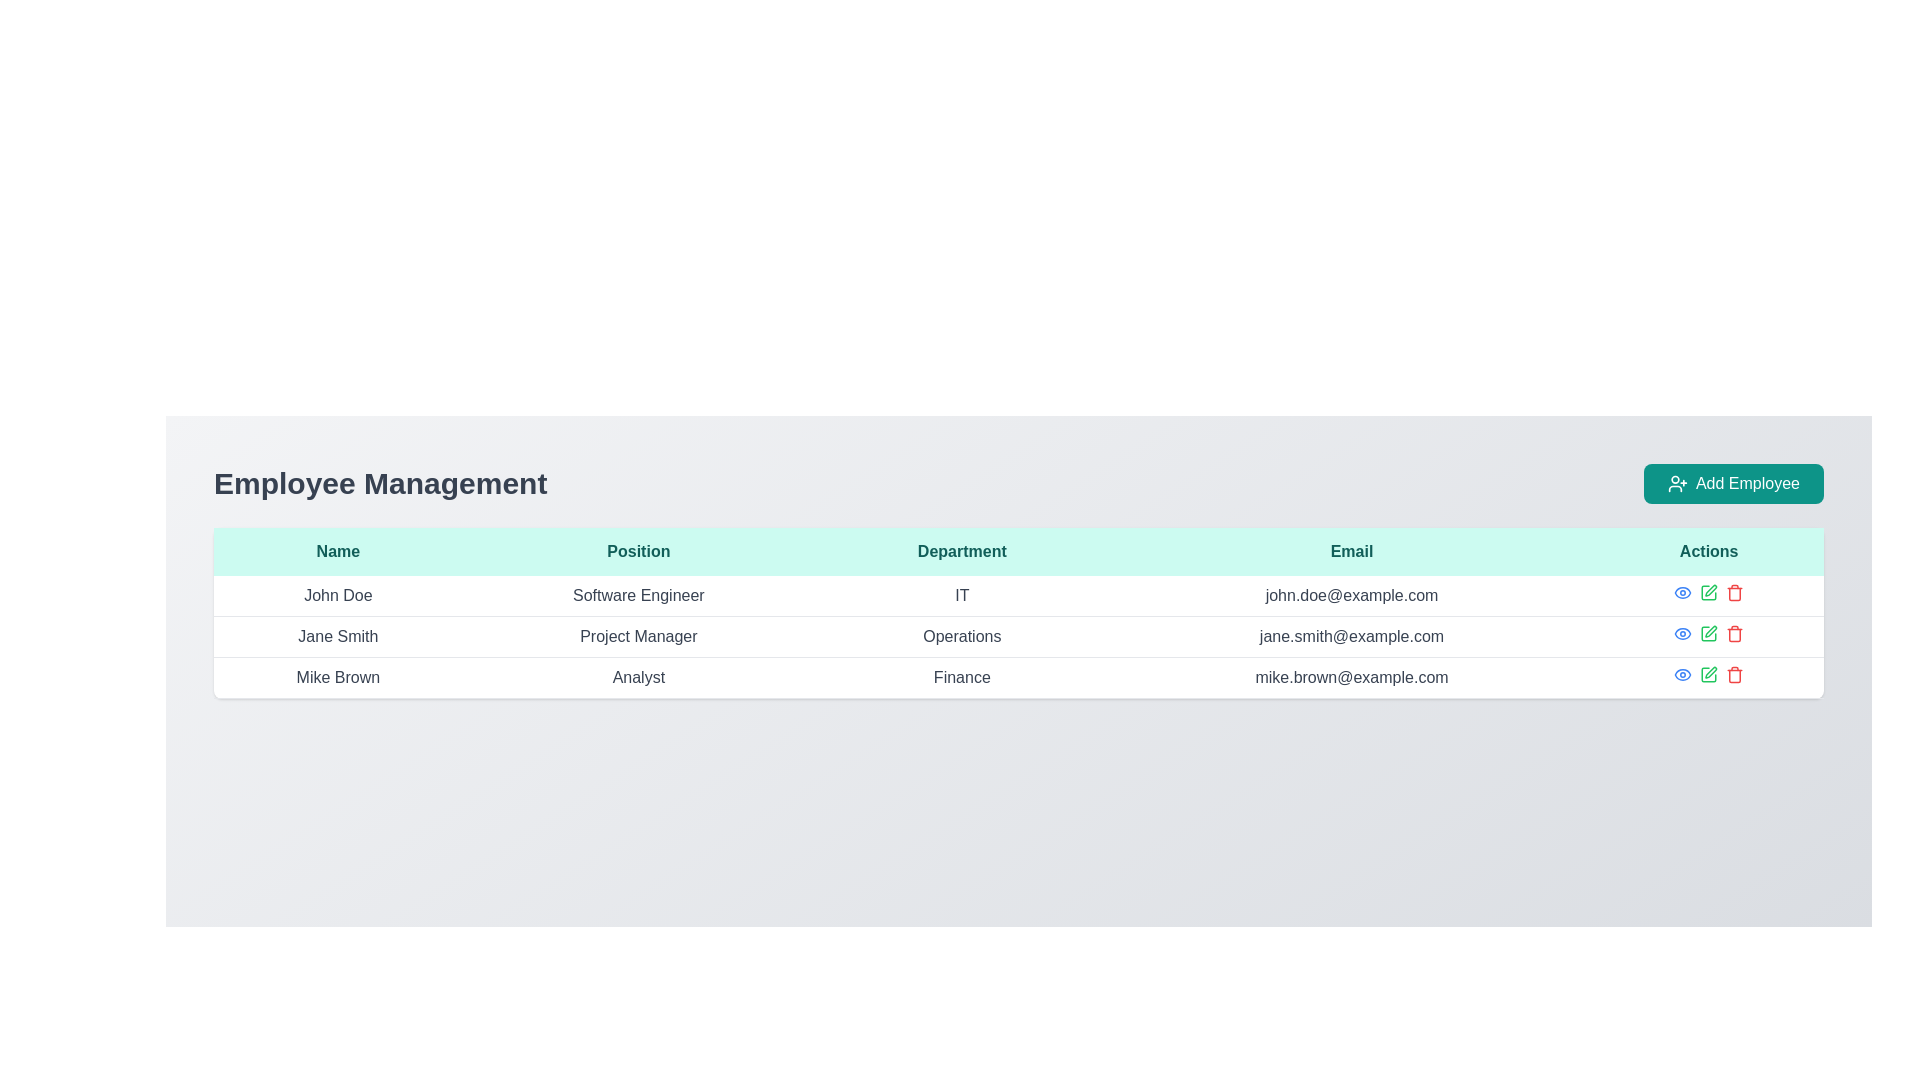  I want to click on the action icons in the 'Actions' column of the 'Employee Management' table for user 'John Doe', so click(1708, 592).